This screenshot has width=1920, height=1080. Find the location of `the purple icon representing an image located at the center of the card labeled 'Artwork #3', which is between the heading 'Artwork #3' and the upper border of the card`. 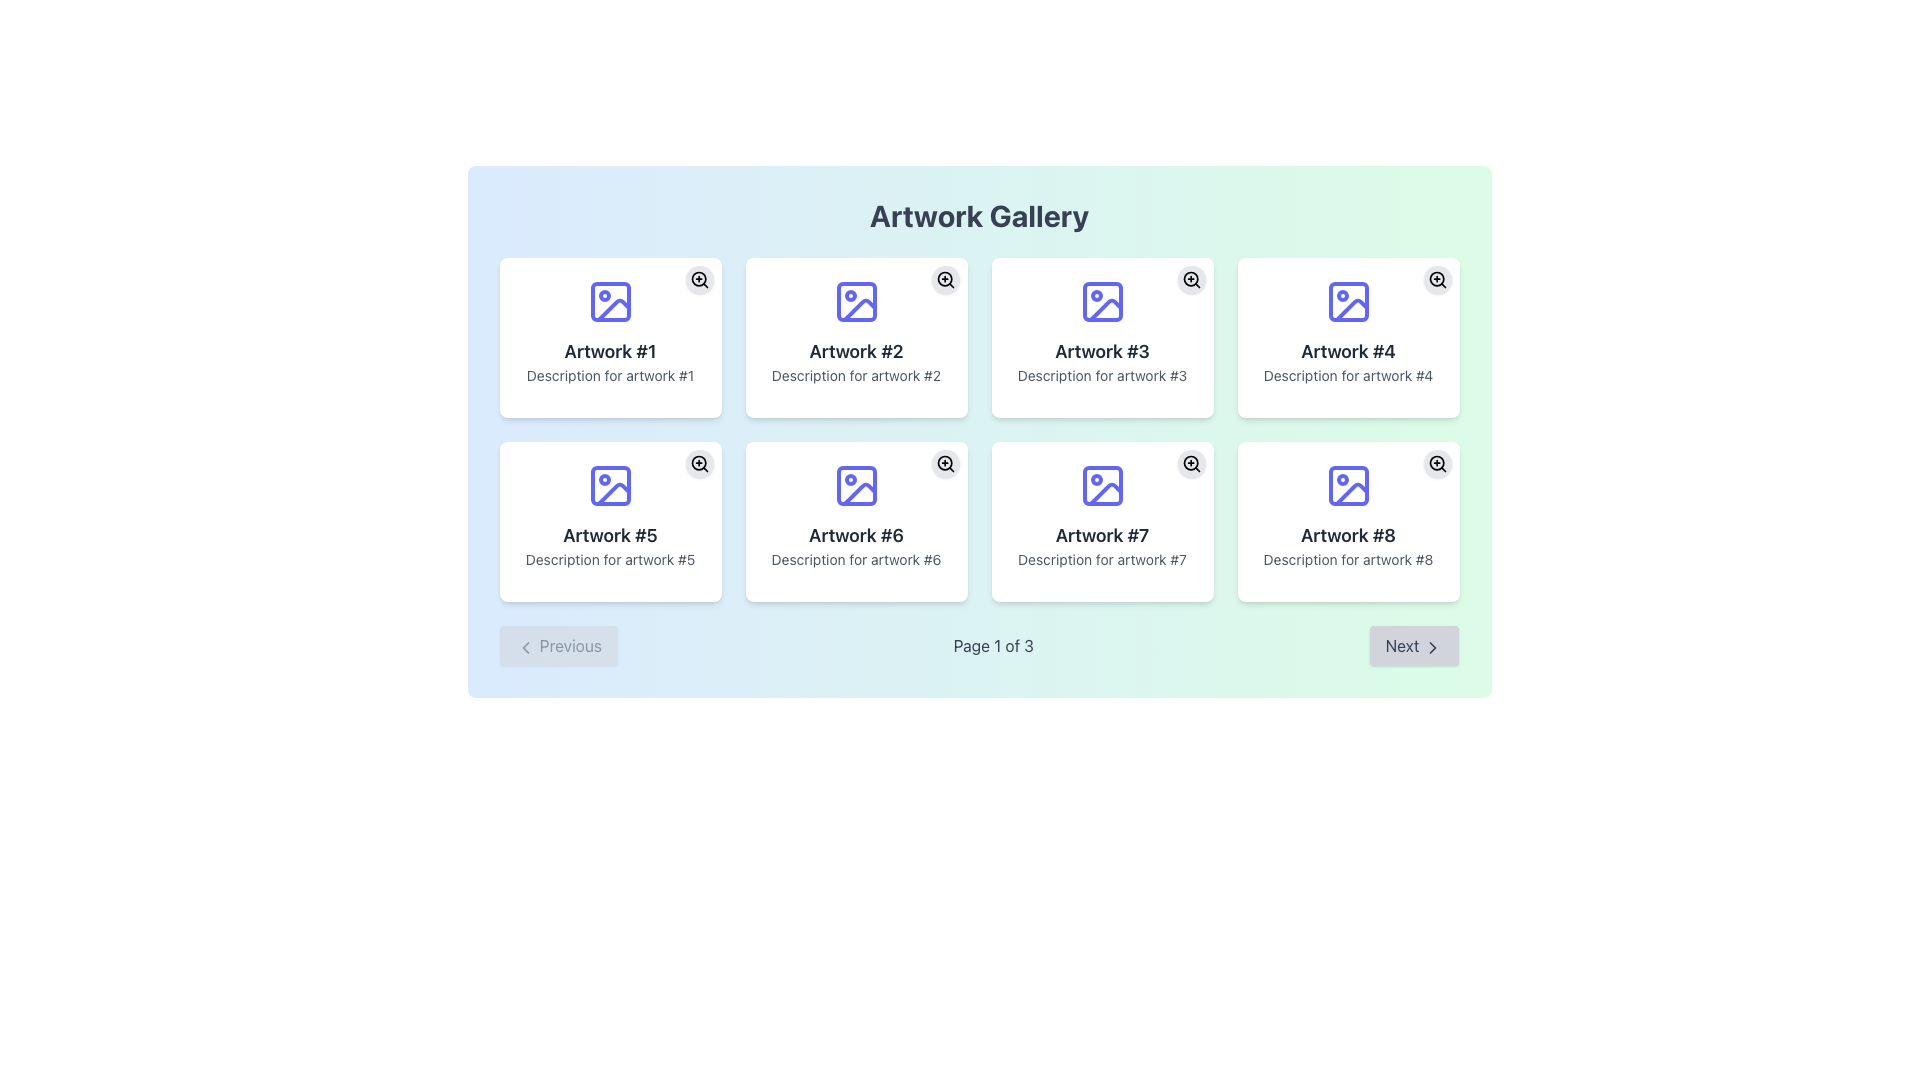

the purple icon representing an image located at the center of the card labeled 'Artwork #3', which is between the heading 'Artwork #3' and the upper border of the card is located at coordinates (1101, 301).